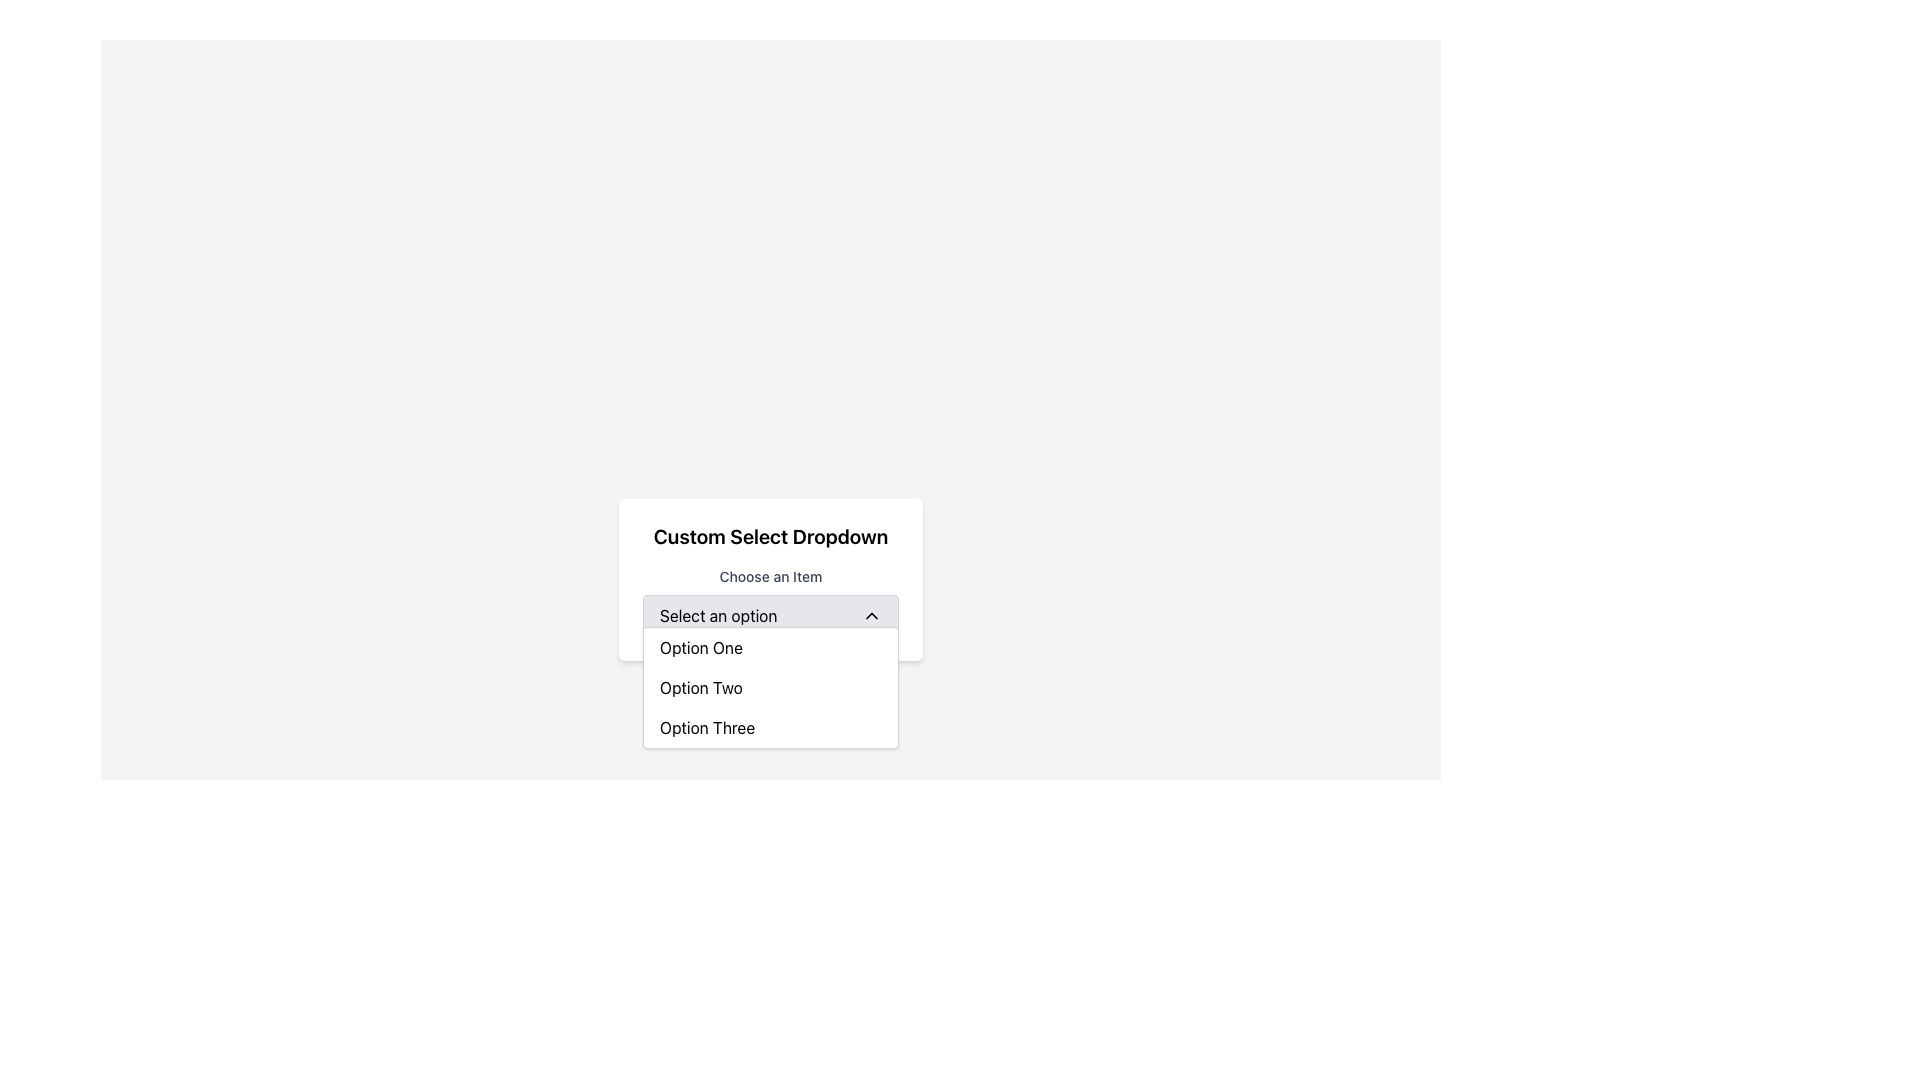 The image size is (1920, 1080). What do you see at coordinates (770, 728) in the screenshot?
I see `the dropdown menu option labeled 'Option Three', which is the third item in the dropdown list under 'Select an option' and below 'Option Two'` at bounding box center [770, 728].